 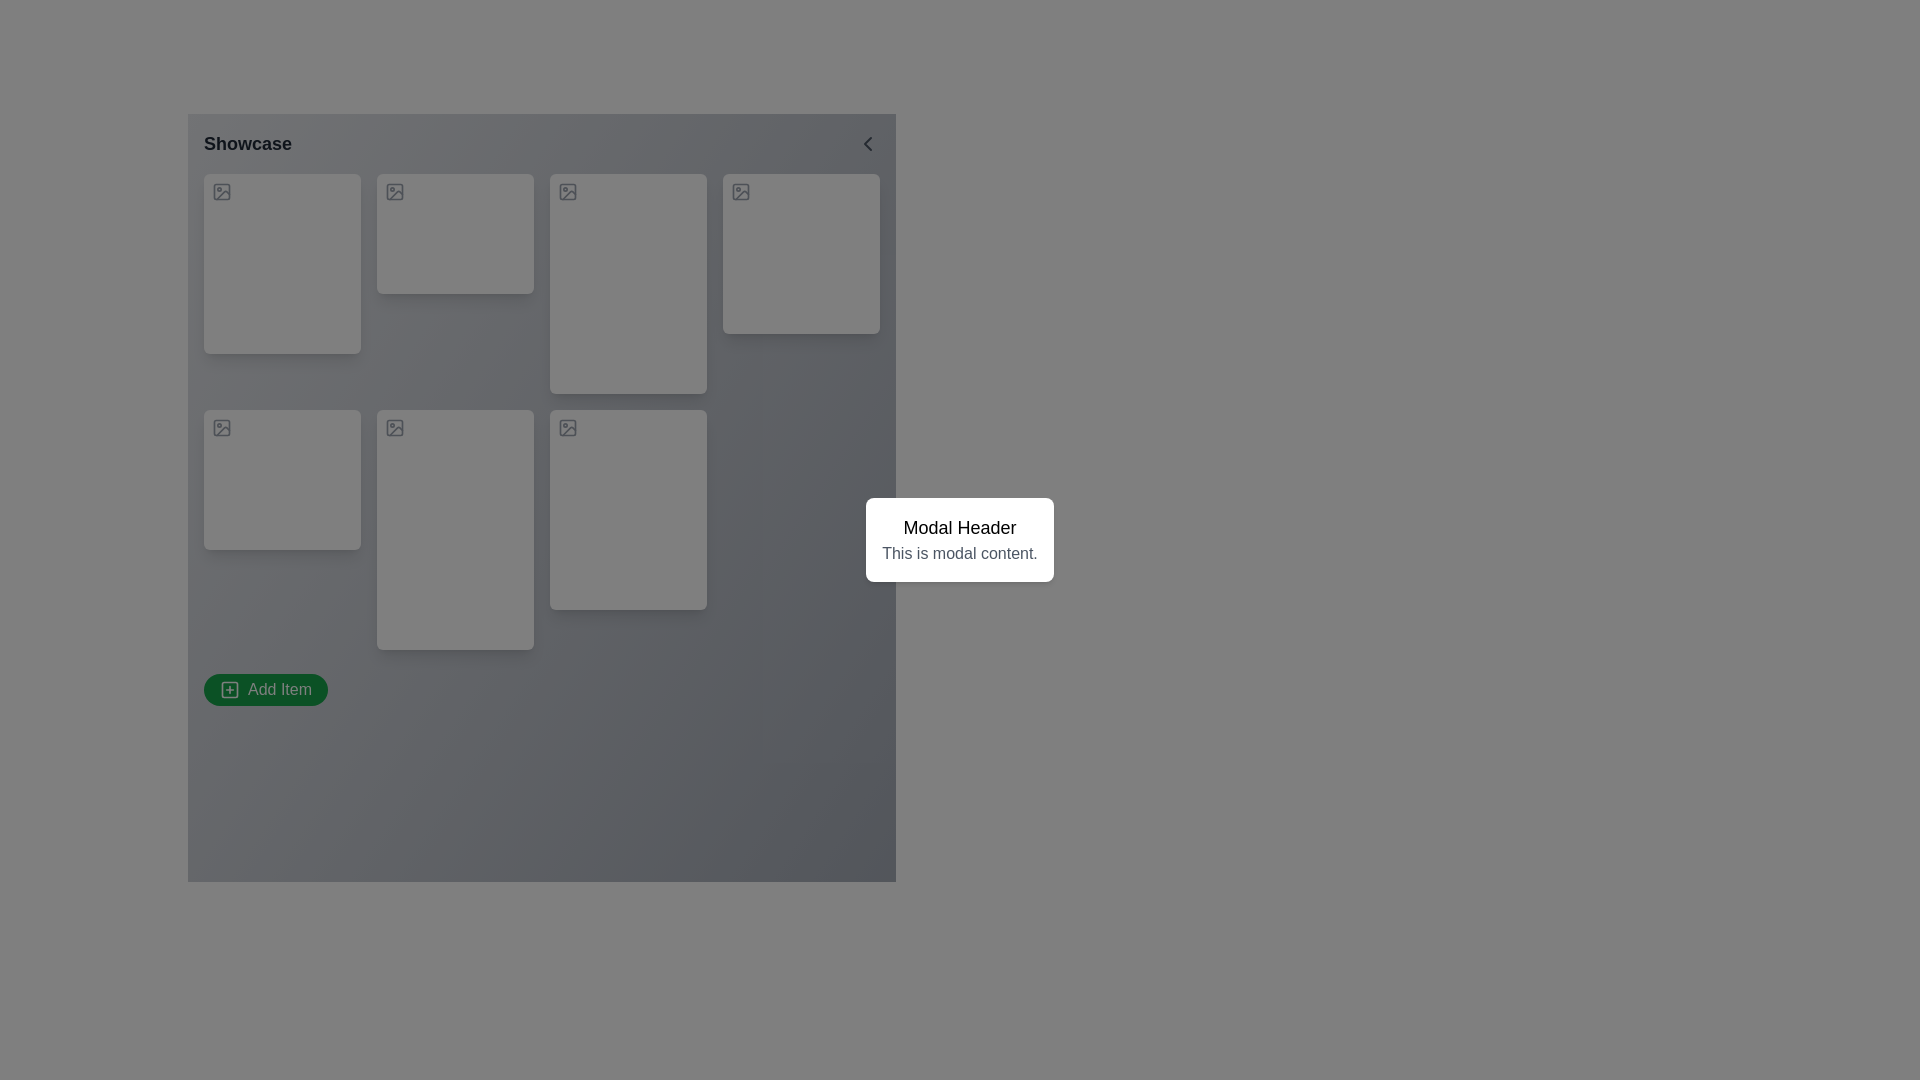 I want to click on the rectangular tile element with a white background and rounded corners that serves as a grid tile, located in the fourth cell from the left in the first row, so click(x=801, y=253).